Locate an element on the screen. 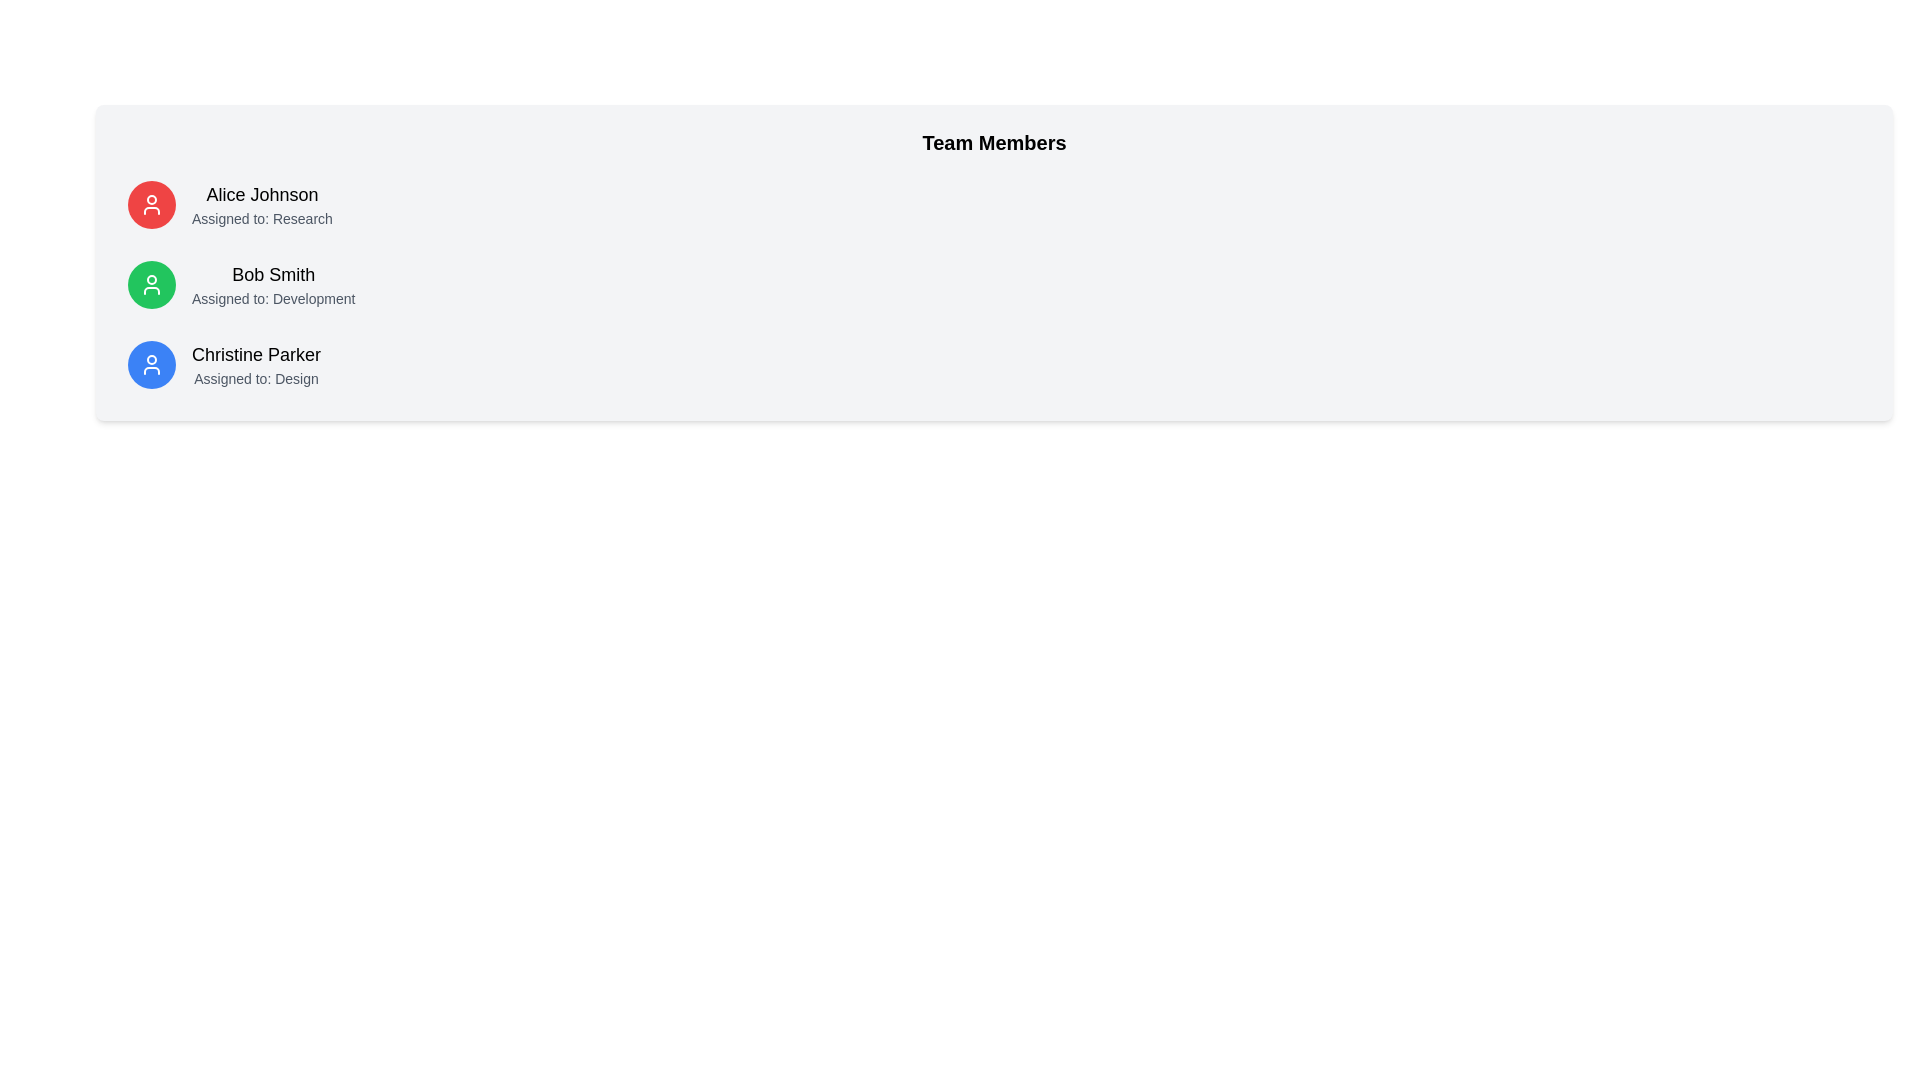  the user silhouette icon, which is a white vector graphic outlined in blue, located to the left of the 'Christine Parker' name in the 'Team Members' section is located at coordinates (151, 365).